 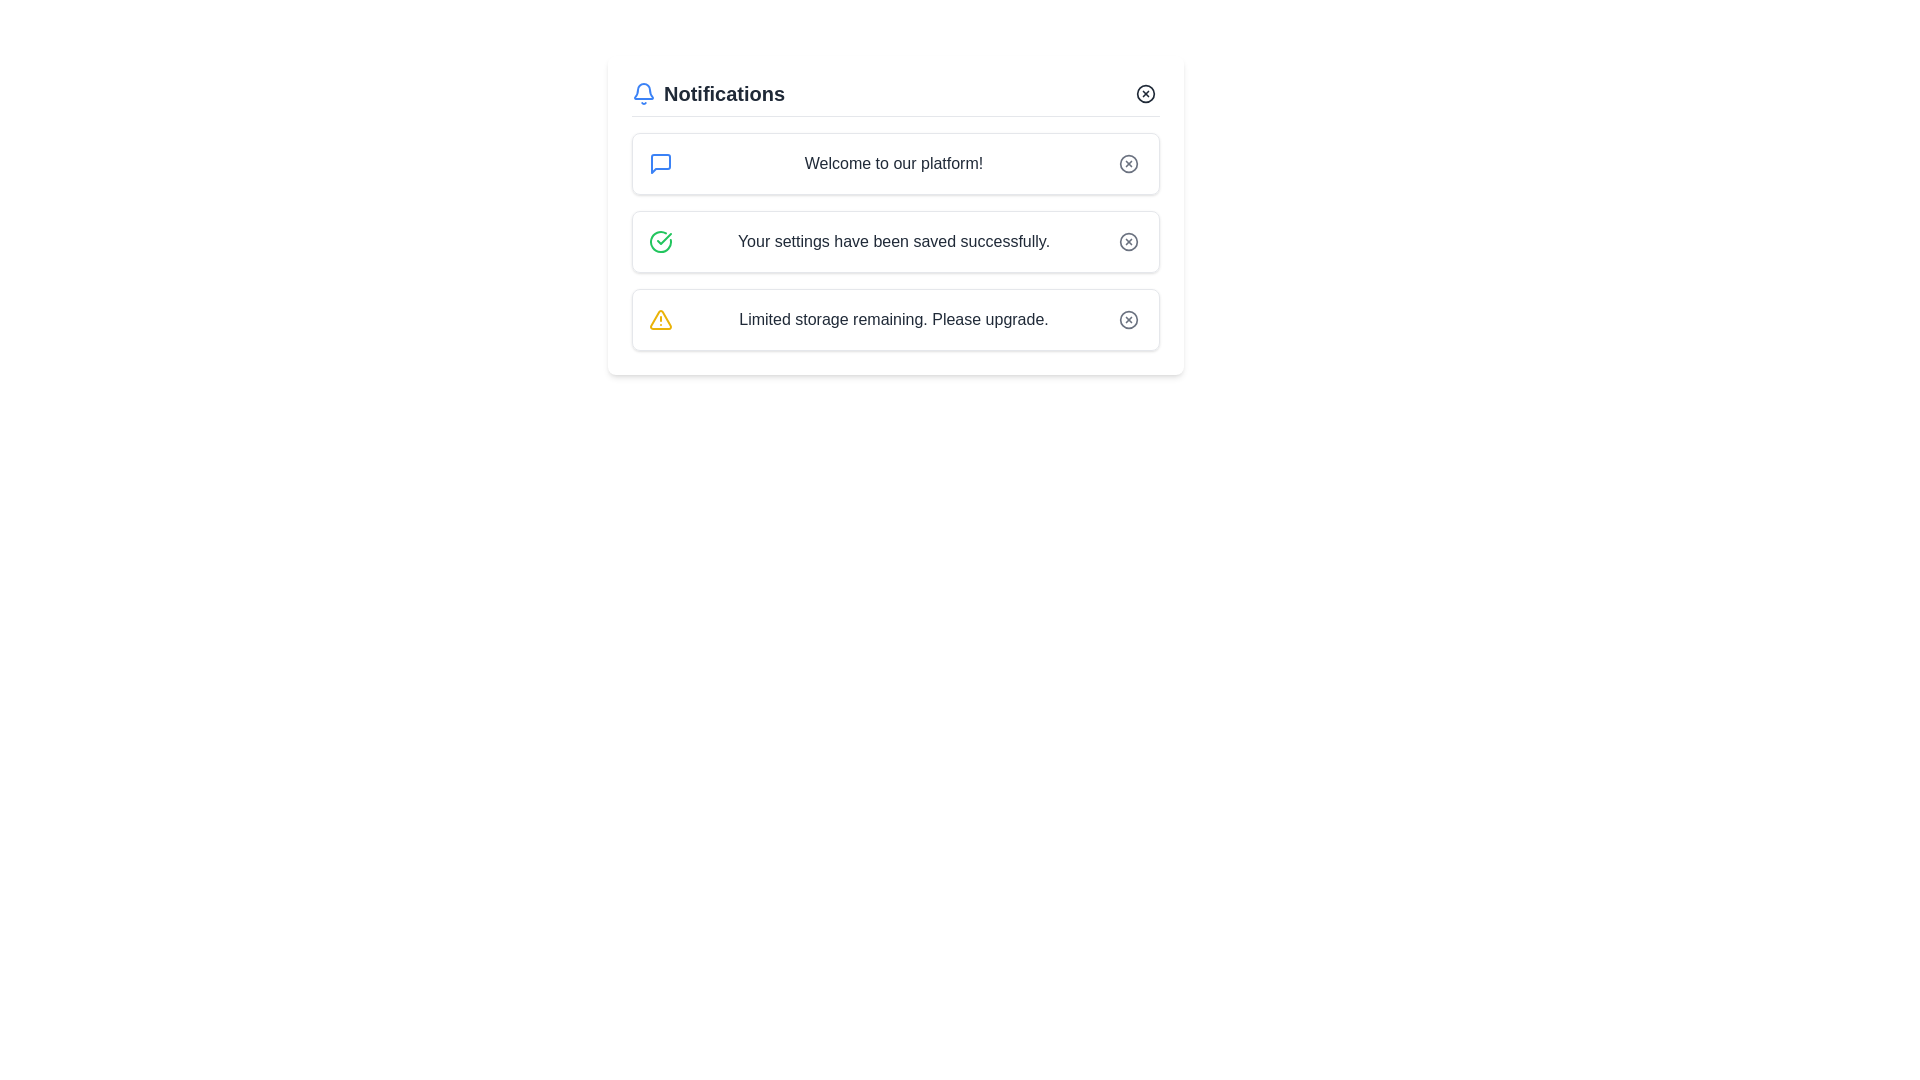 What do you see at coordinates (661, 241) in the screenshot?
I see `the green checkmark icon in the notifications panel to acknowledge the message 'Your settings have been saved successfully.'` at bounding box center [661, 241].